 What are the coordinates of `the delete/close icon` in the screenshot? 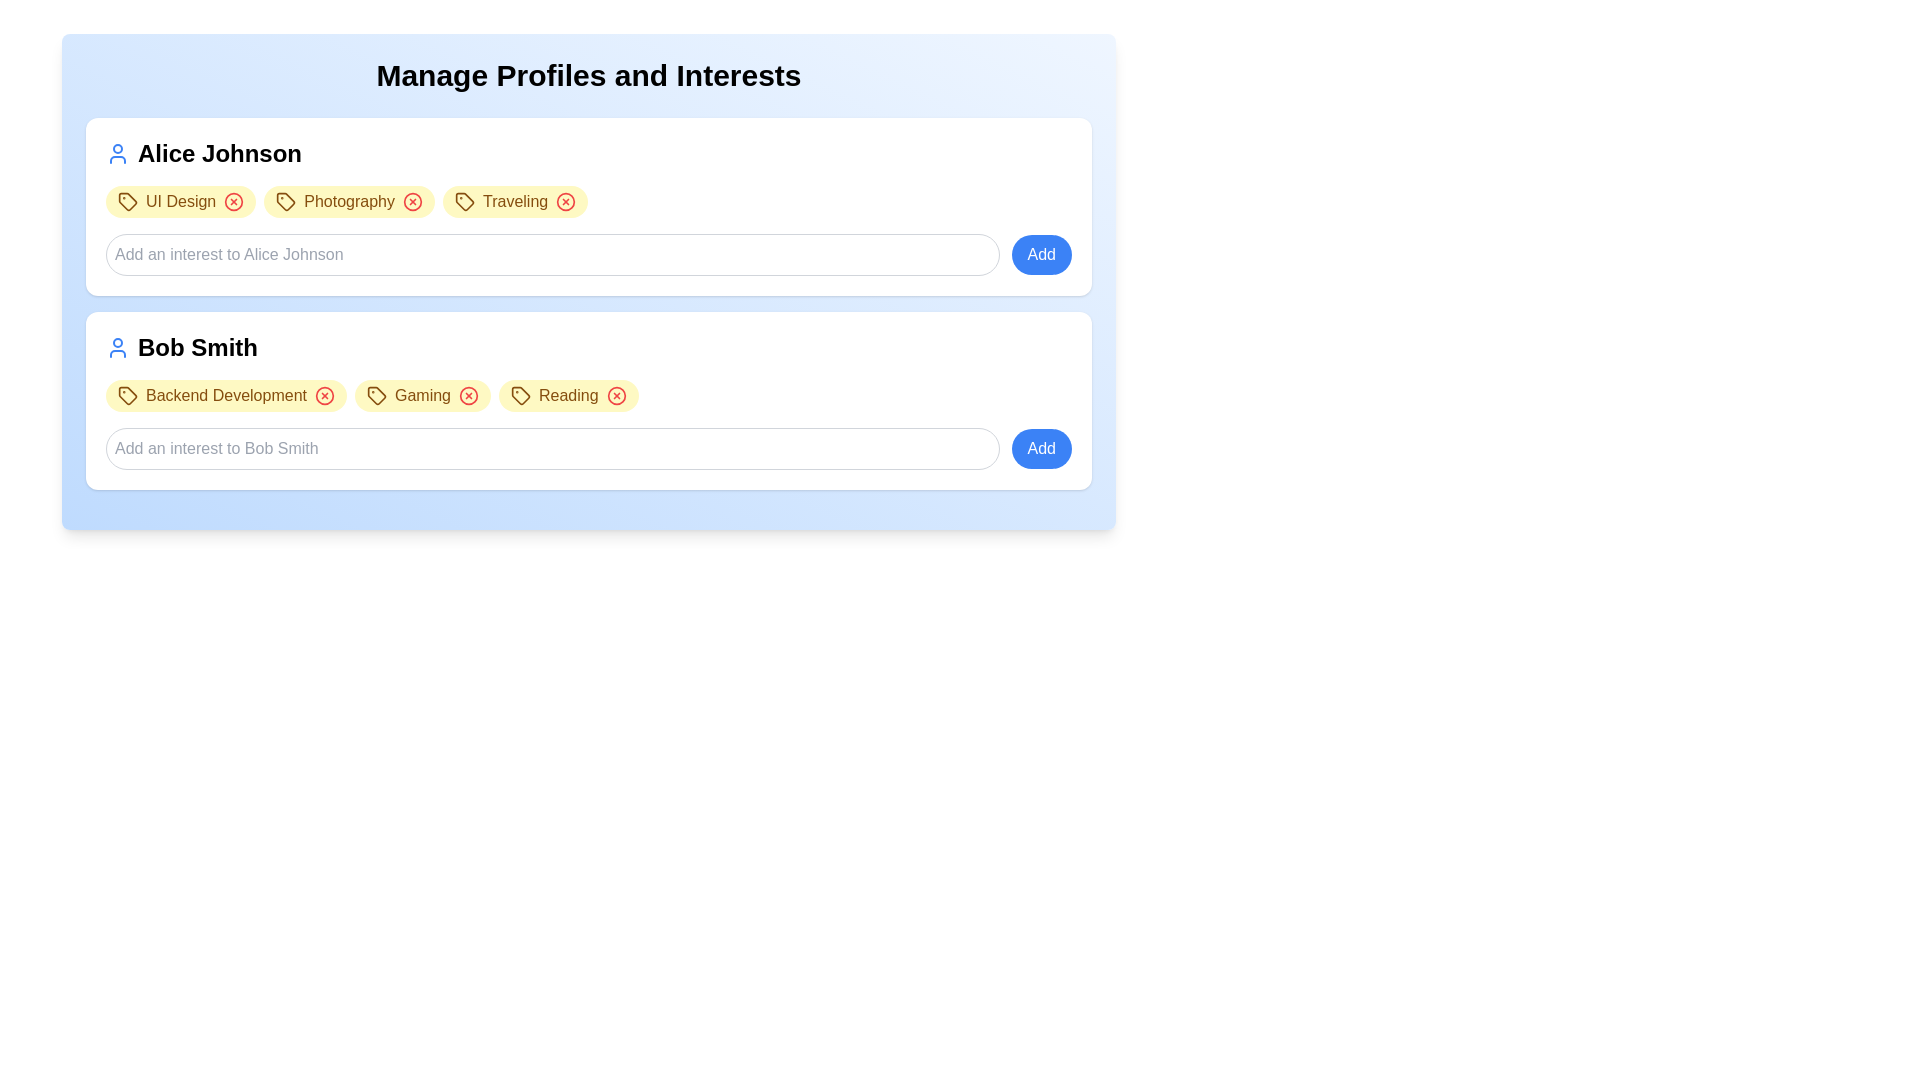 It's located at (325, 396).